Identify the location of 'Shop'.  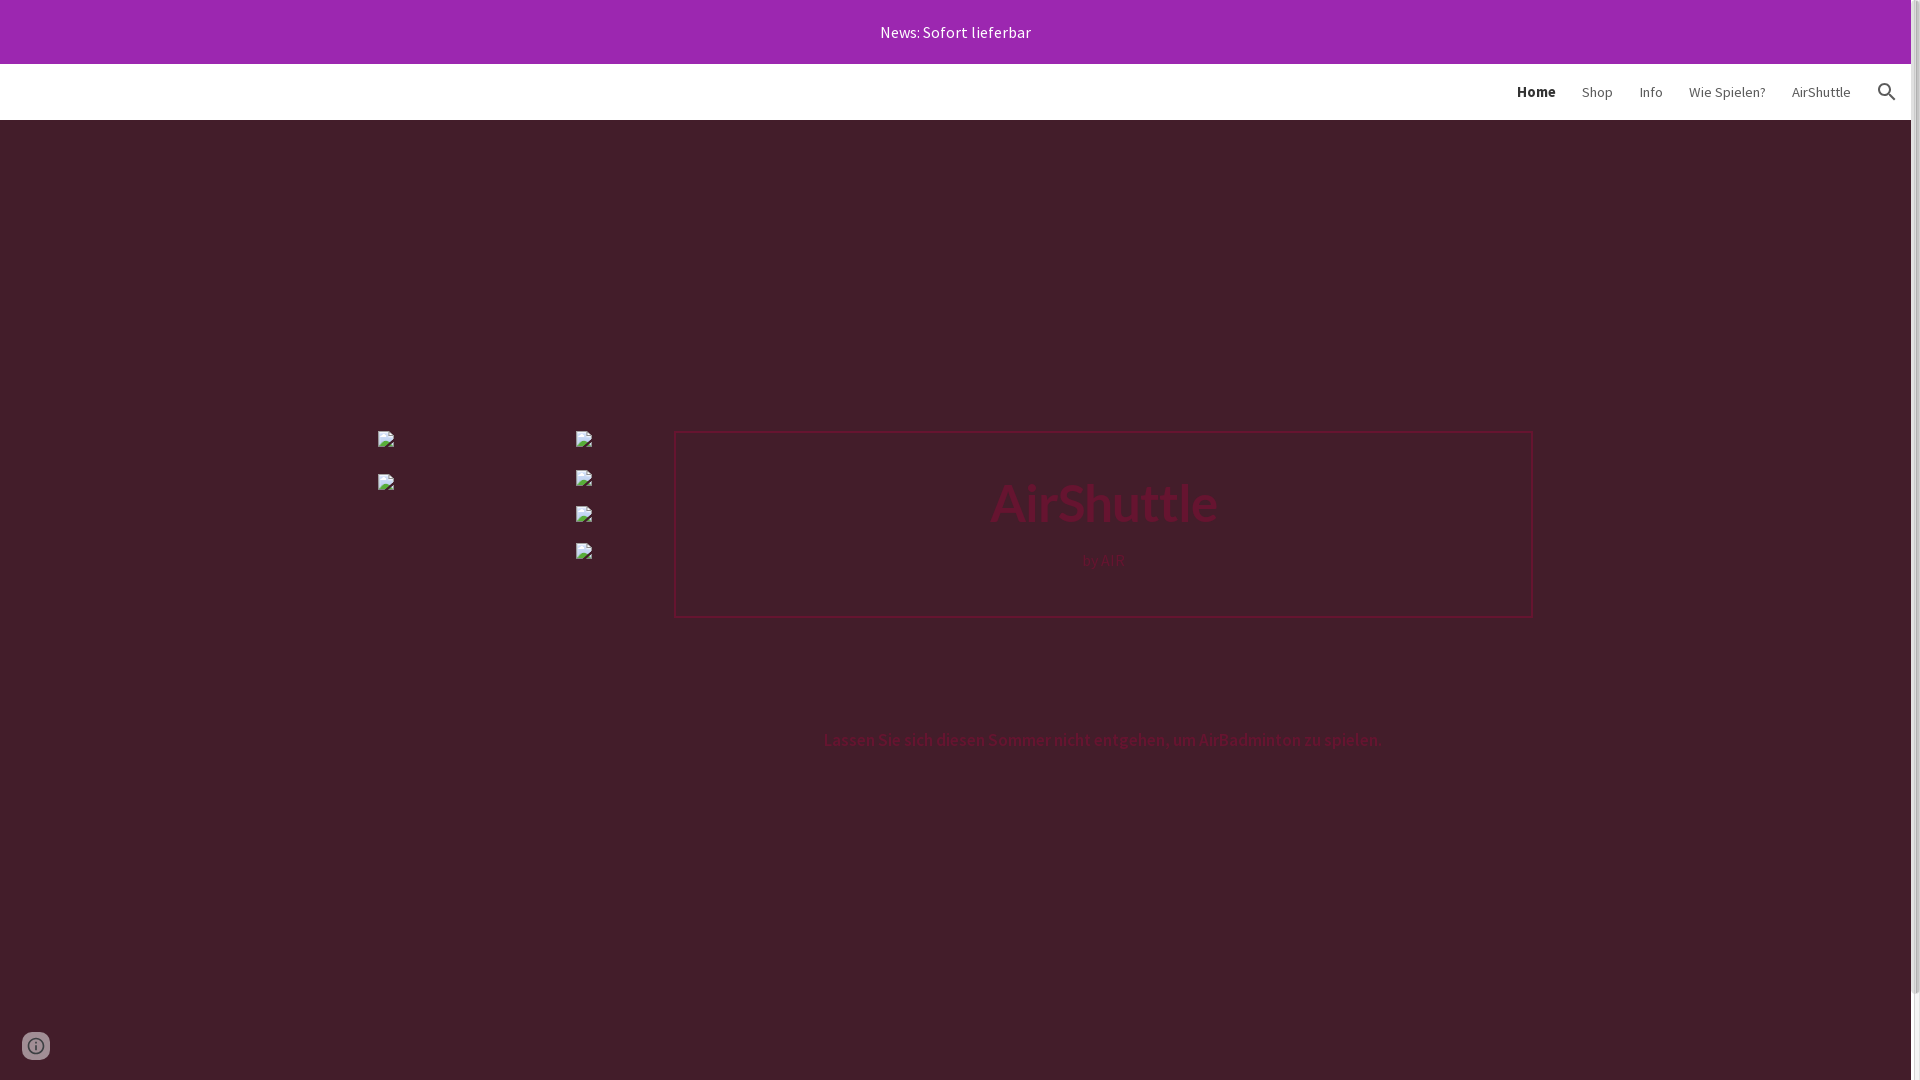
(1596, 92).